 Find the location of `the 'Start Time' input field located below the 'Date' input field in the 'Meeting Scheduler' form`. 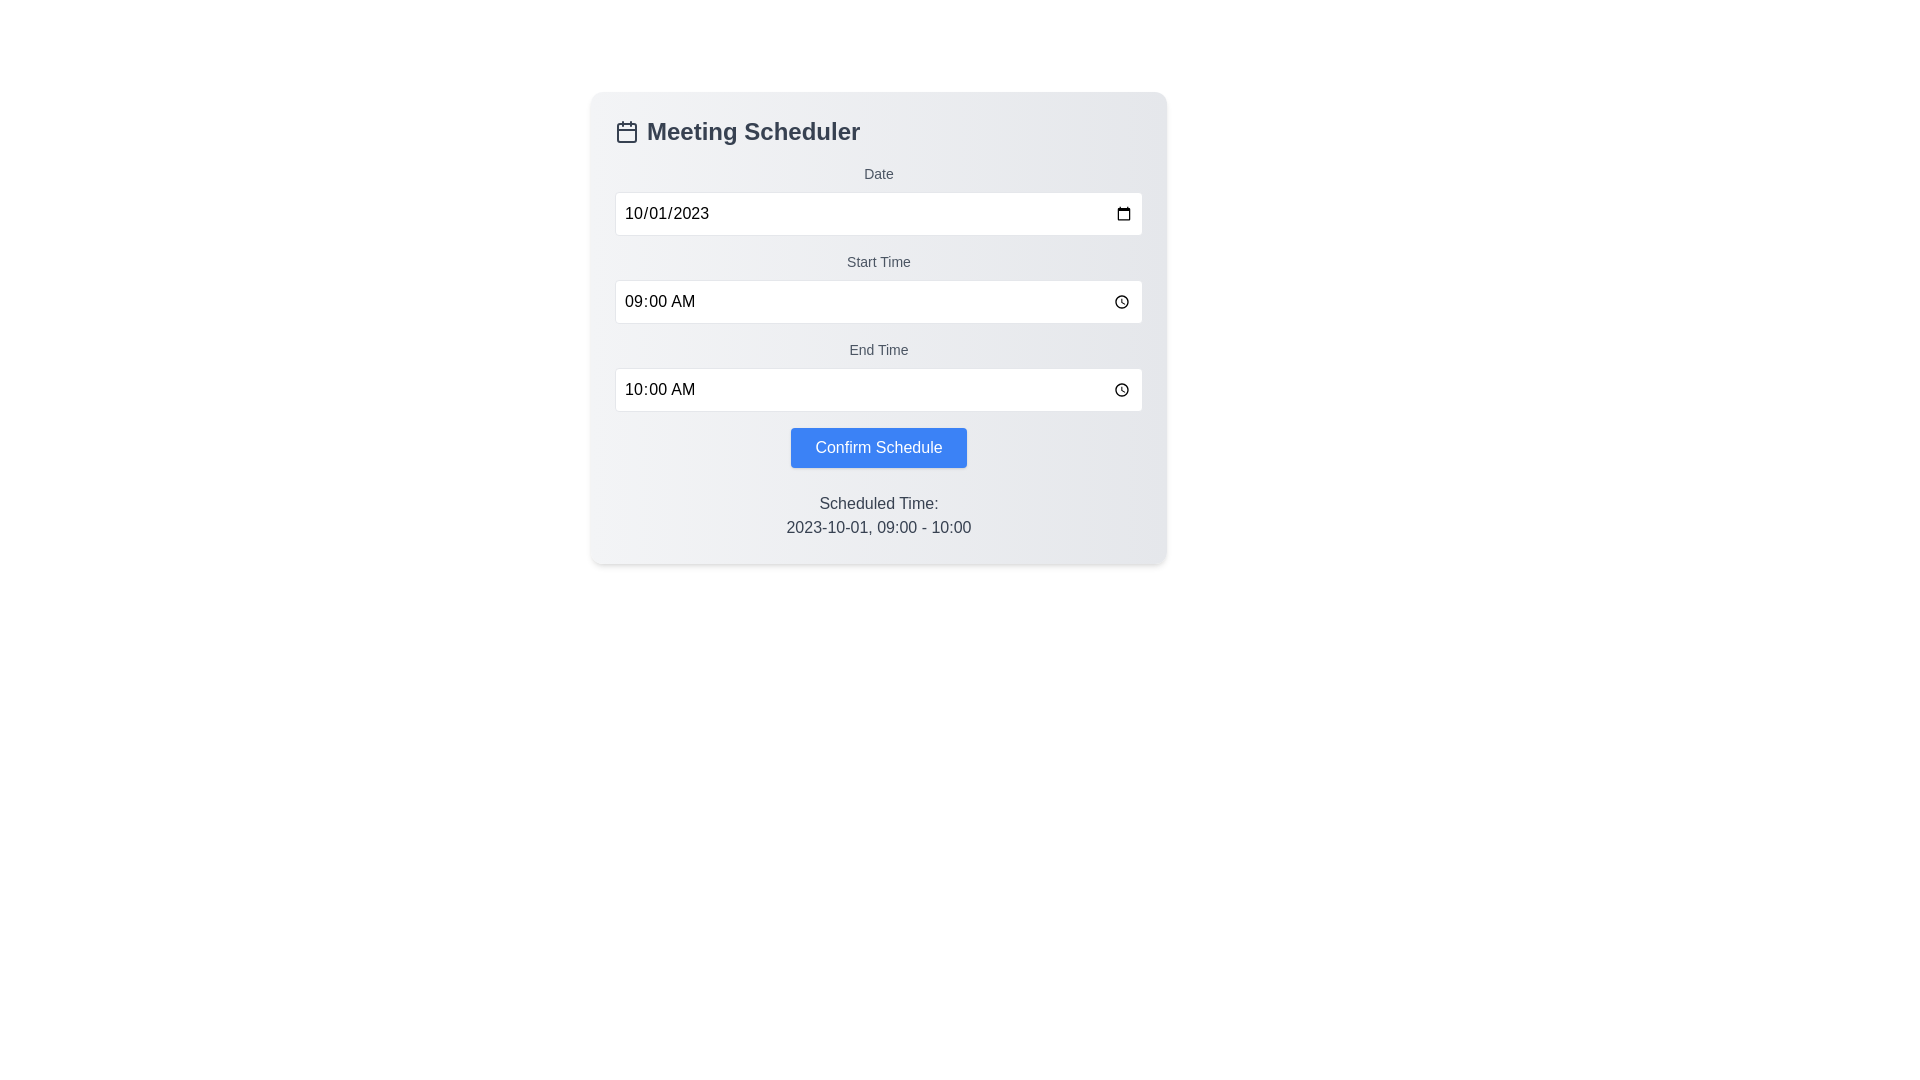

the 'Start Time' input field located below the 'Date' input field in the 'Meeting Scheduler' form is located at coordinates (878, 301).